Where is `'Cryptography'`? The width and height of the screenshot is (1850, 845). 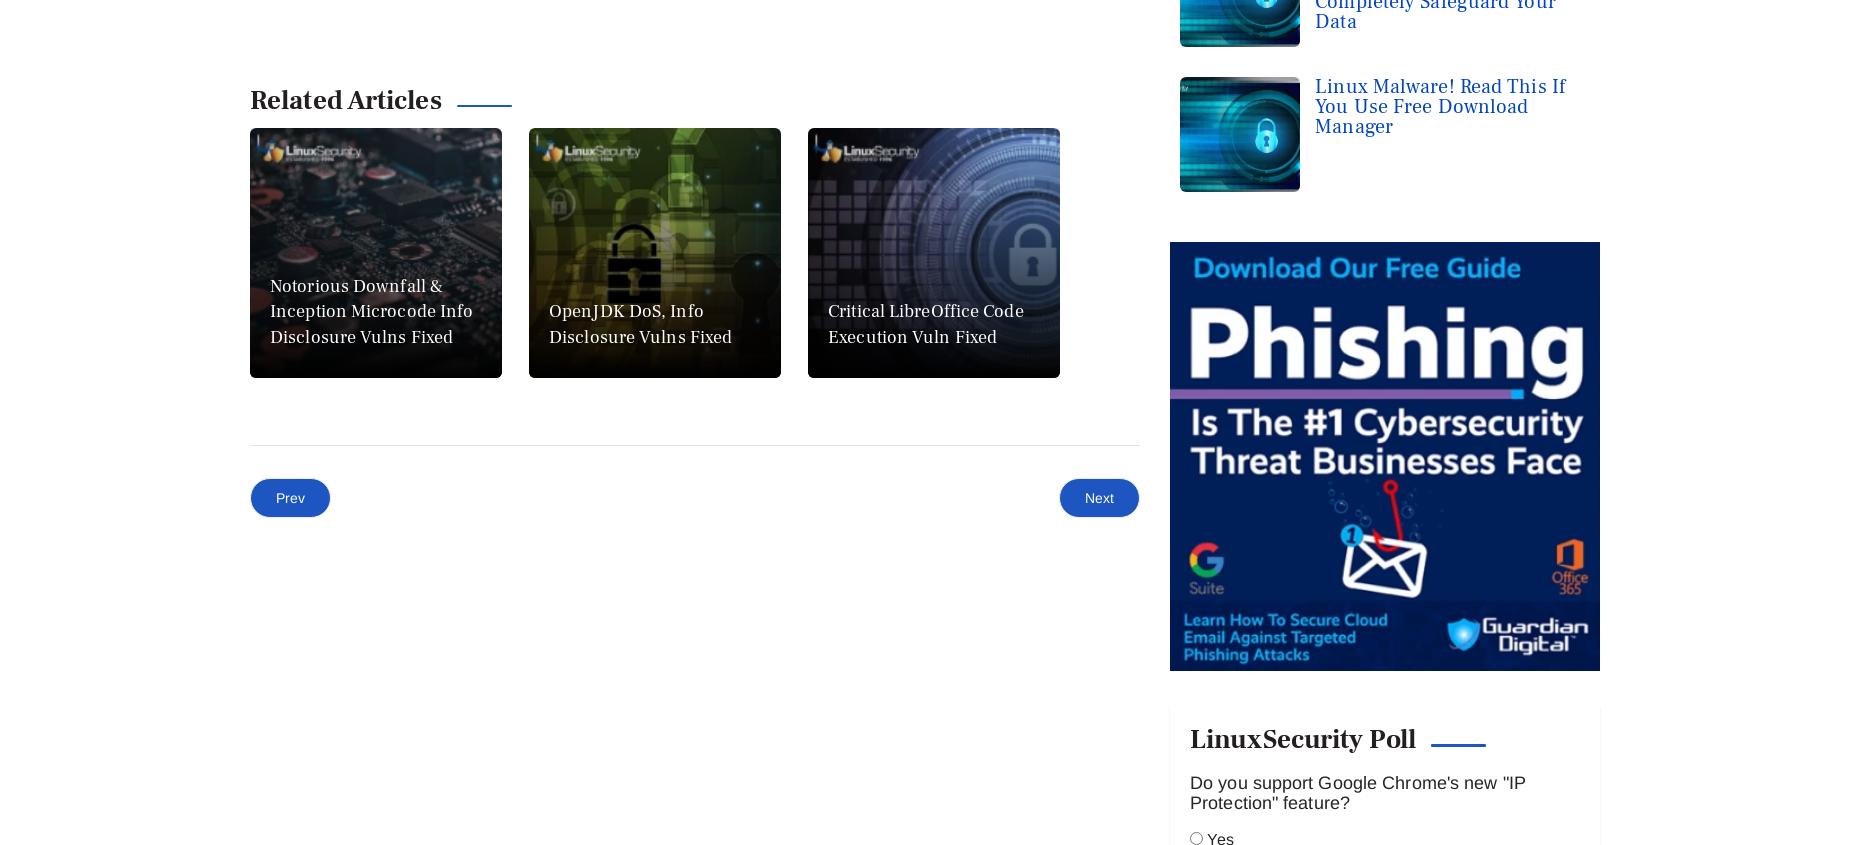 'Cryptography' is located at coordinates (233, 719).